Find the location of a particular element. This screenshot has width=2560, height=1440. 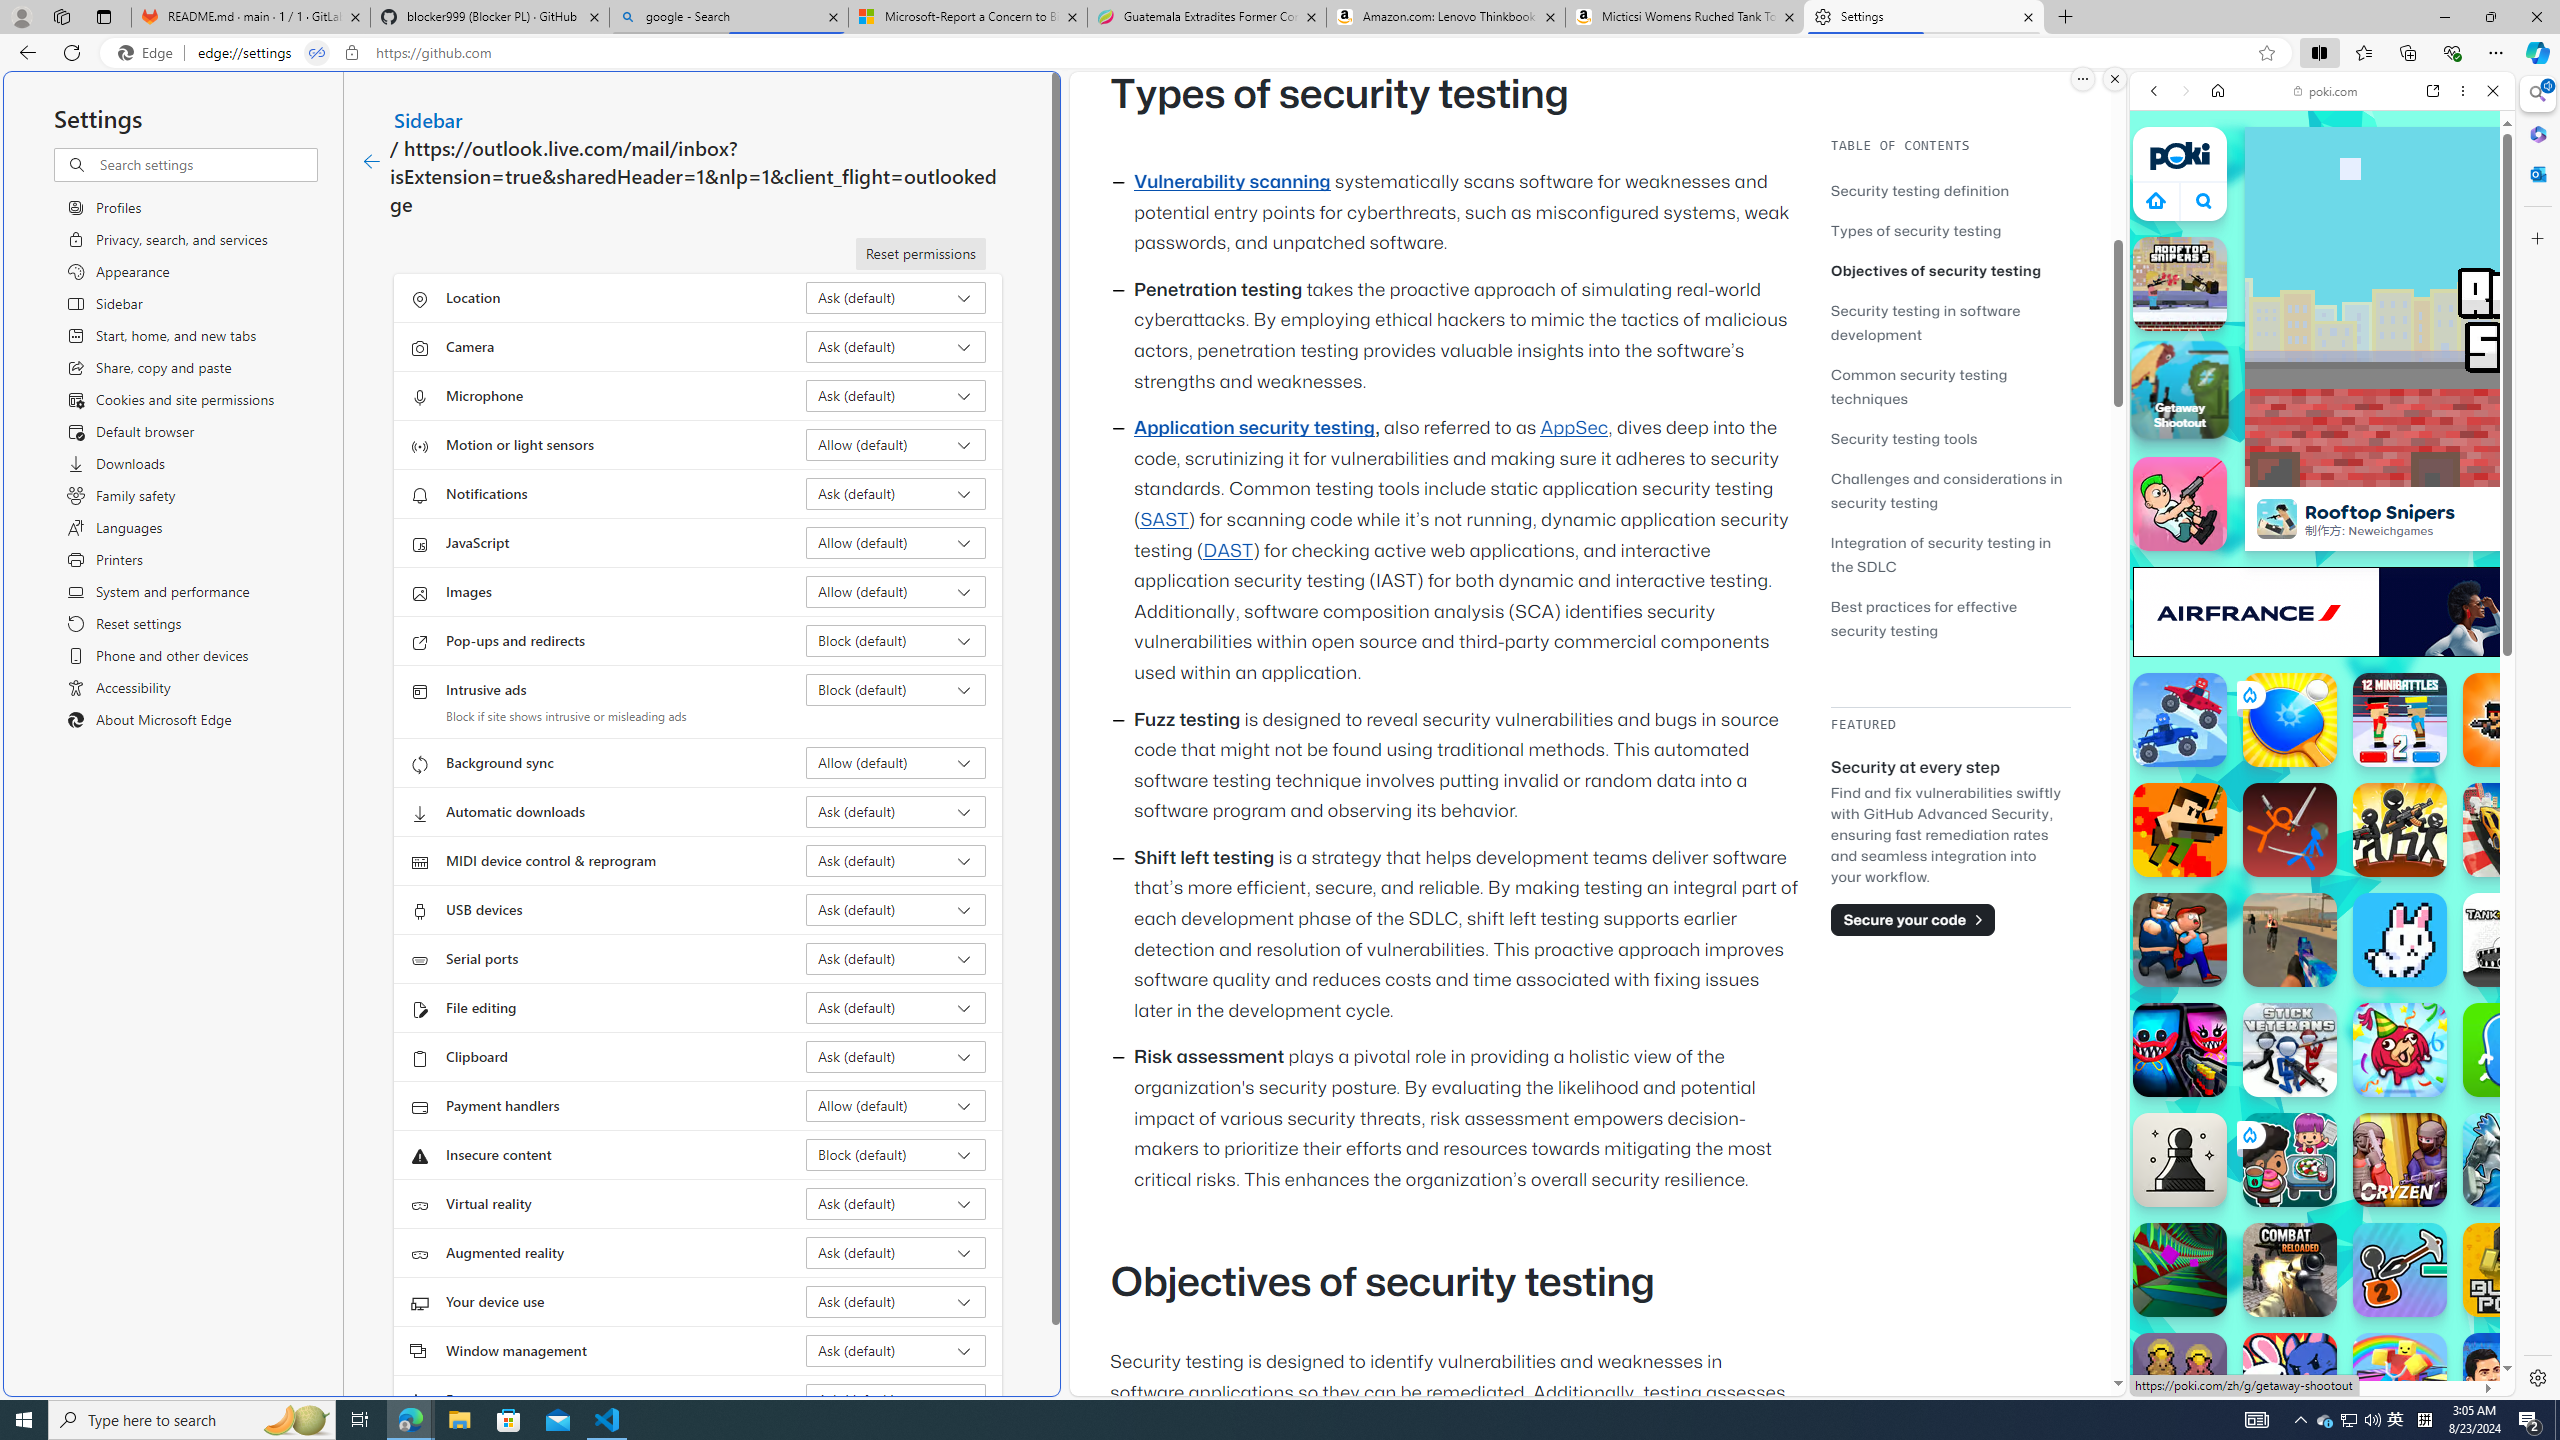

'Common security testing techniques' is located at coordinates (1949, 384).